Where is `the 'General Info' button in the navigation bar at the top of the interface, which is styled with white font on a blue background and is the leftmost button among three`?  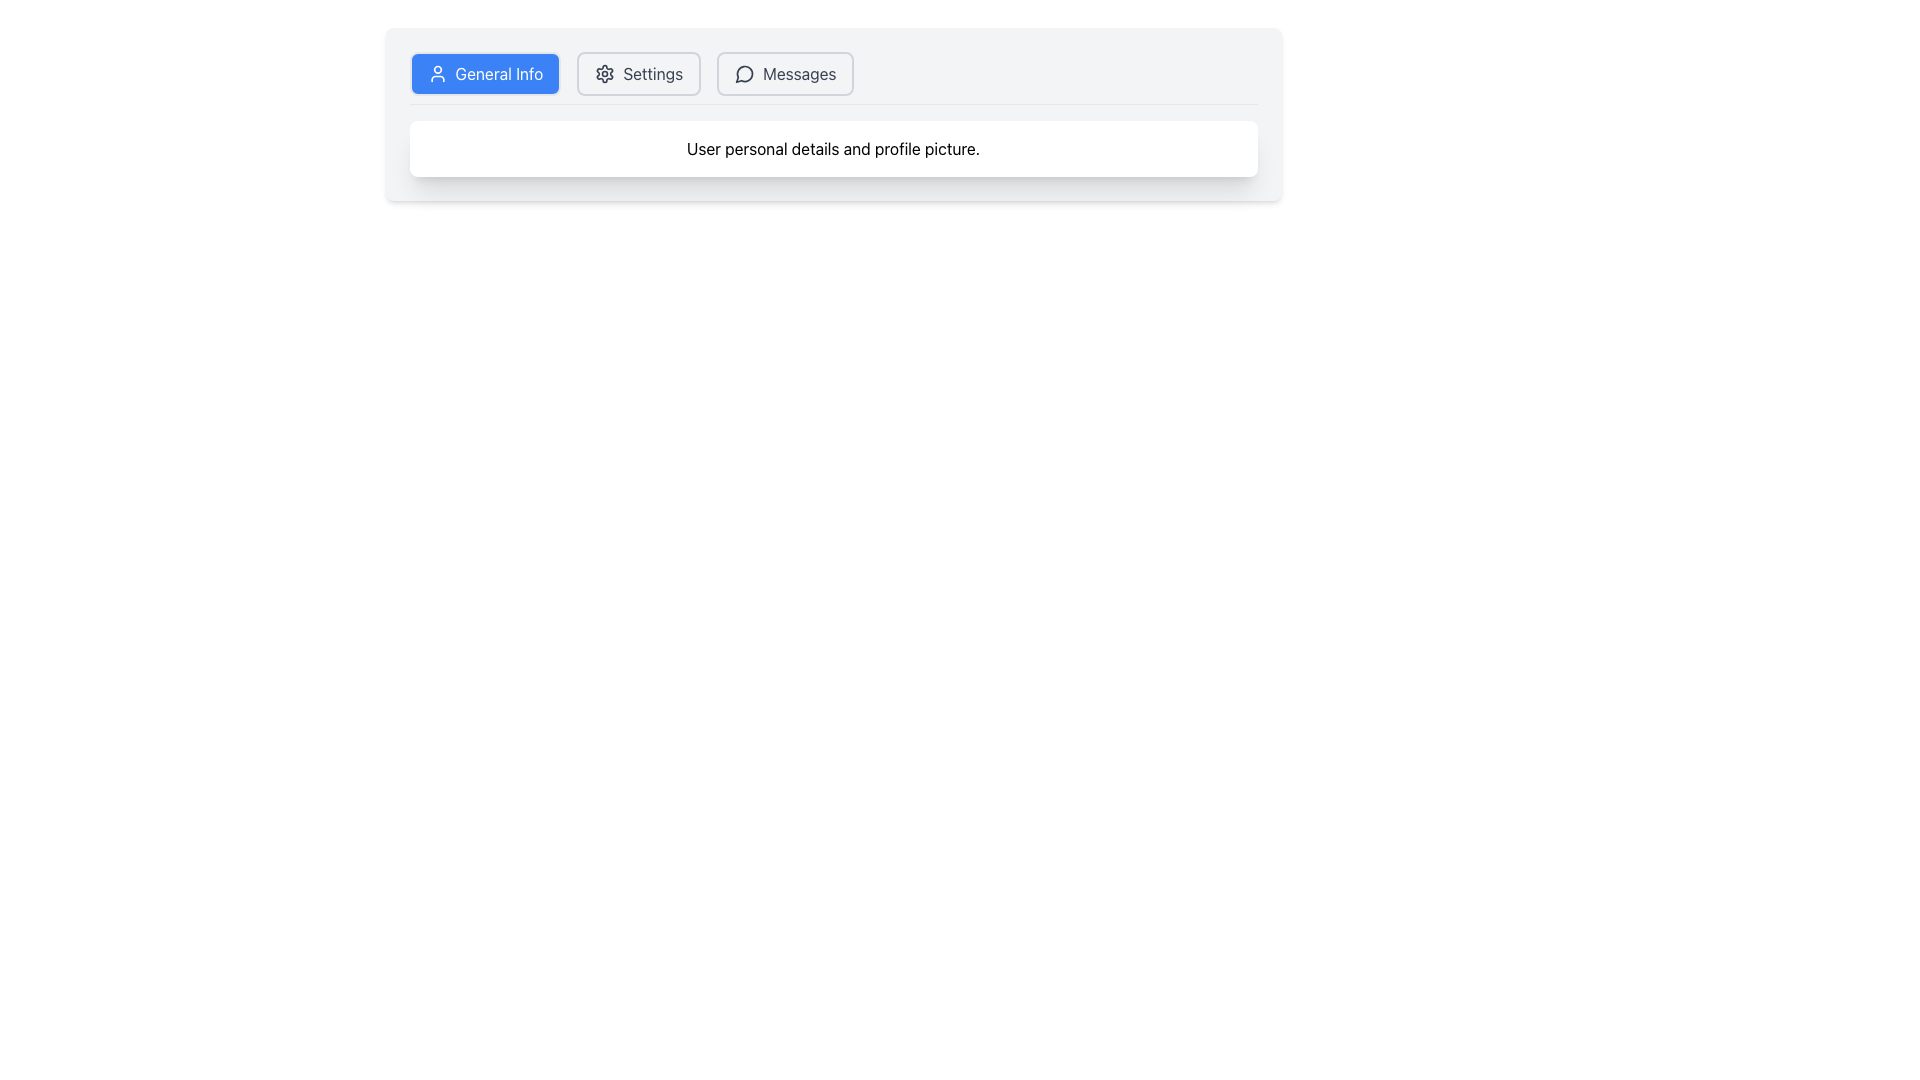
the 'General Info' button in the navigation bar at the top of the interface, which is styled with white font on a blue background and is the leftmost button among three is located at coordinates (499, 72).